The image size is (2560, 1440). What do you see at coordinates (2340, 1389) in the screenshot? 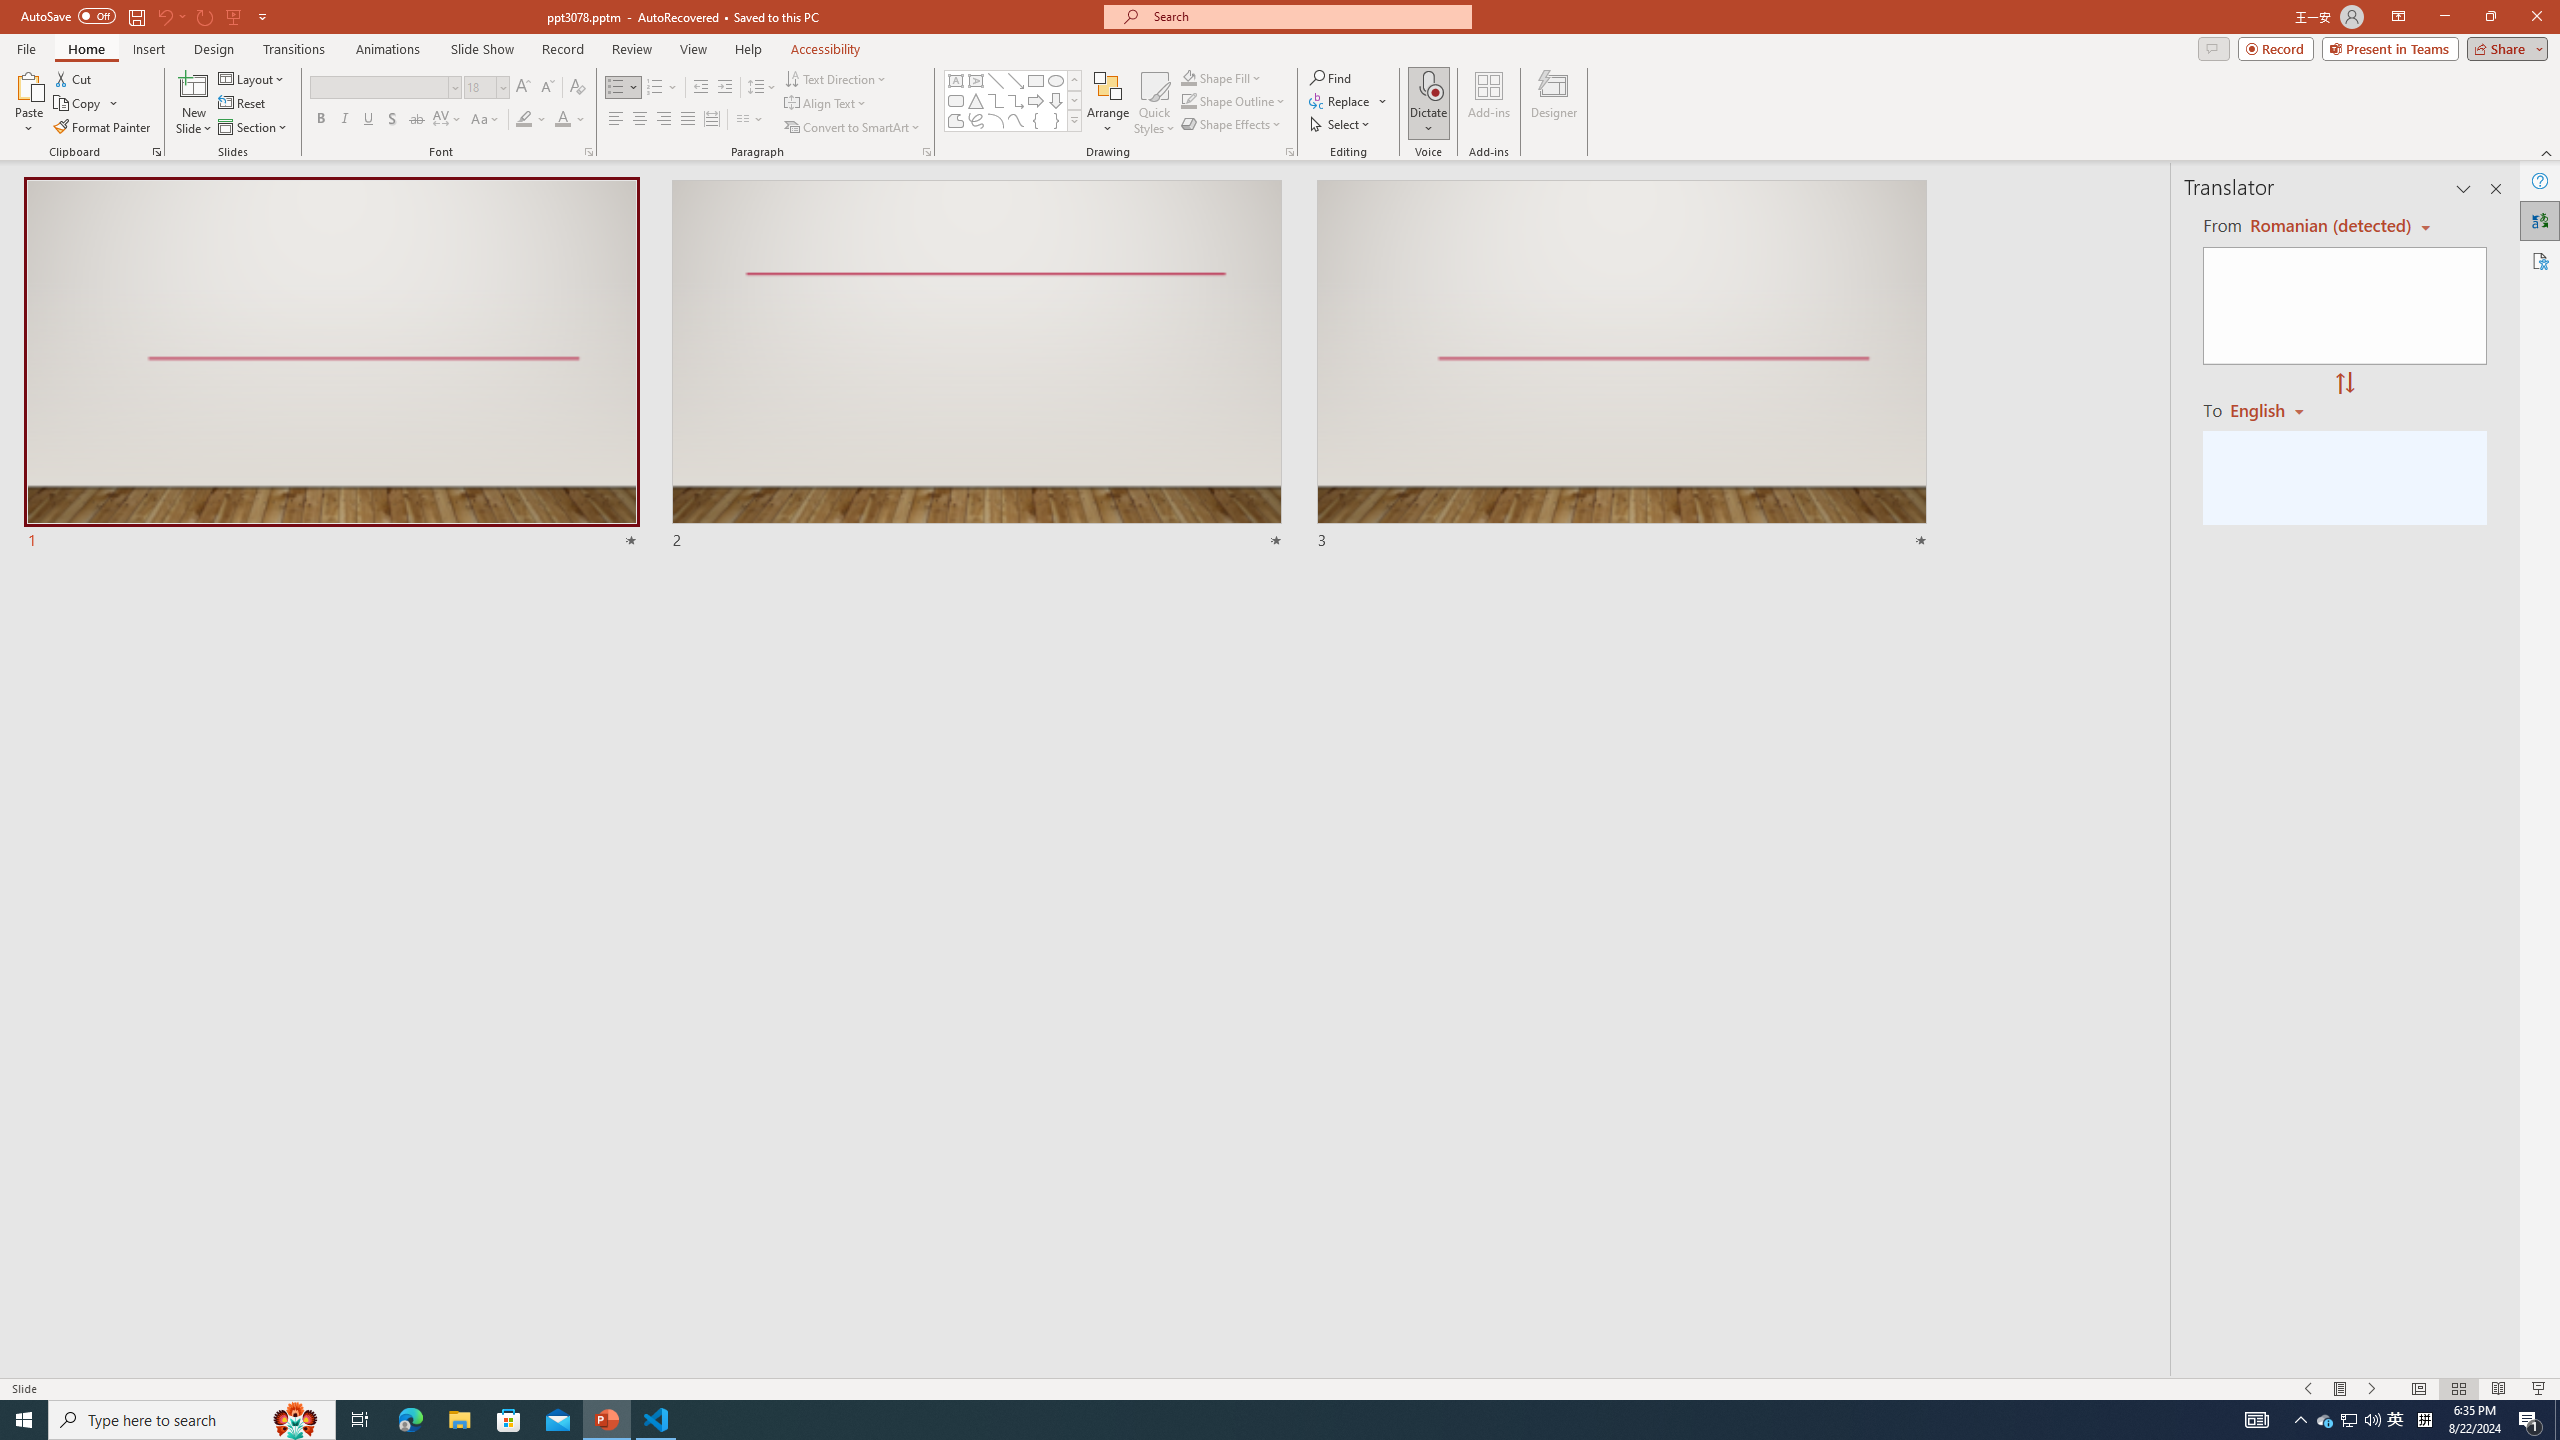
I see `'Menu On'` at bounding box center [2340, 1389].